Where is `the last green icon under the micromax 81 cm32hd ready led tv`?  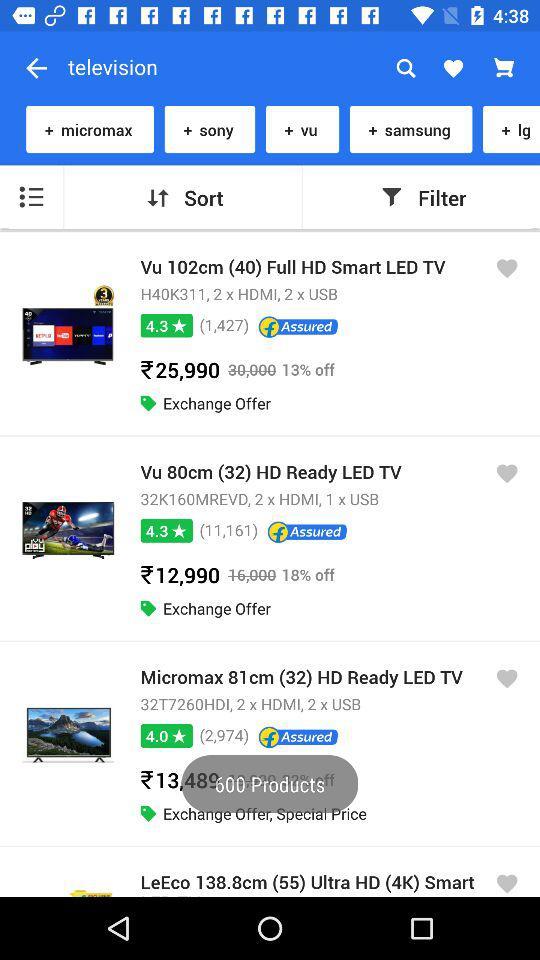 the last green icon under the micromax 81 cm32hd ready led tv is located at coordinates (147, 813).